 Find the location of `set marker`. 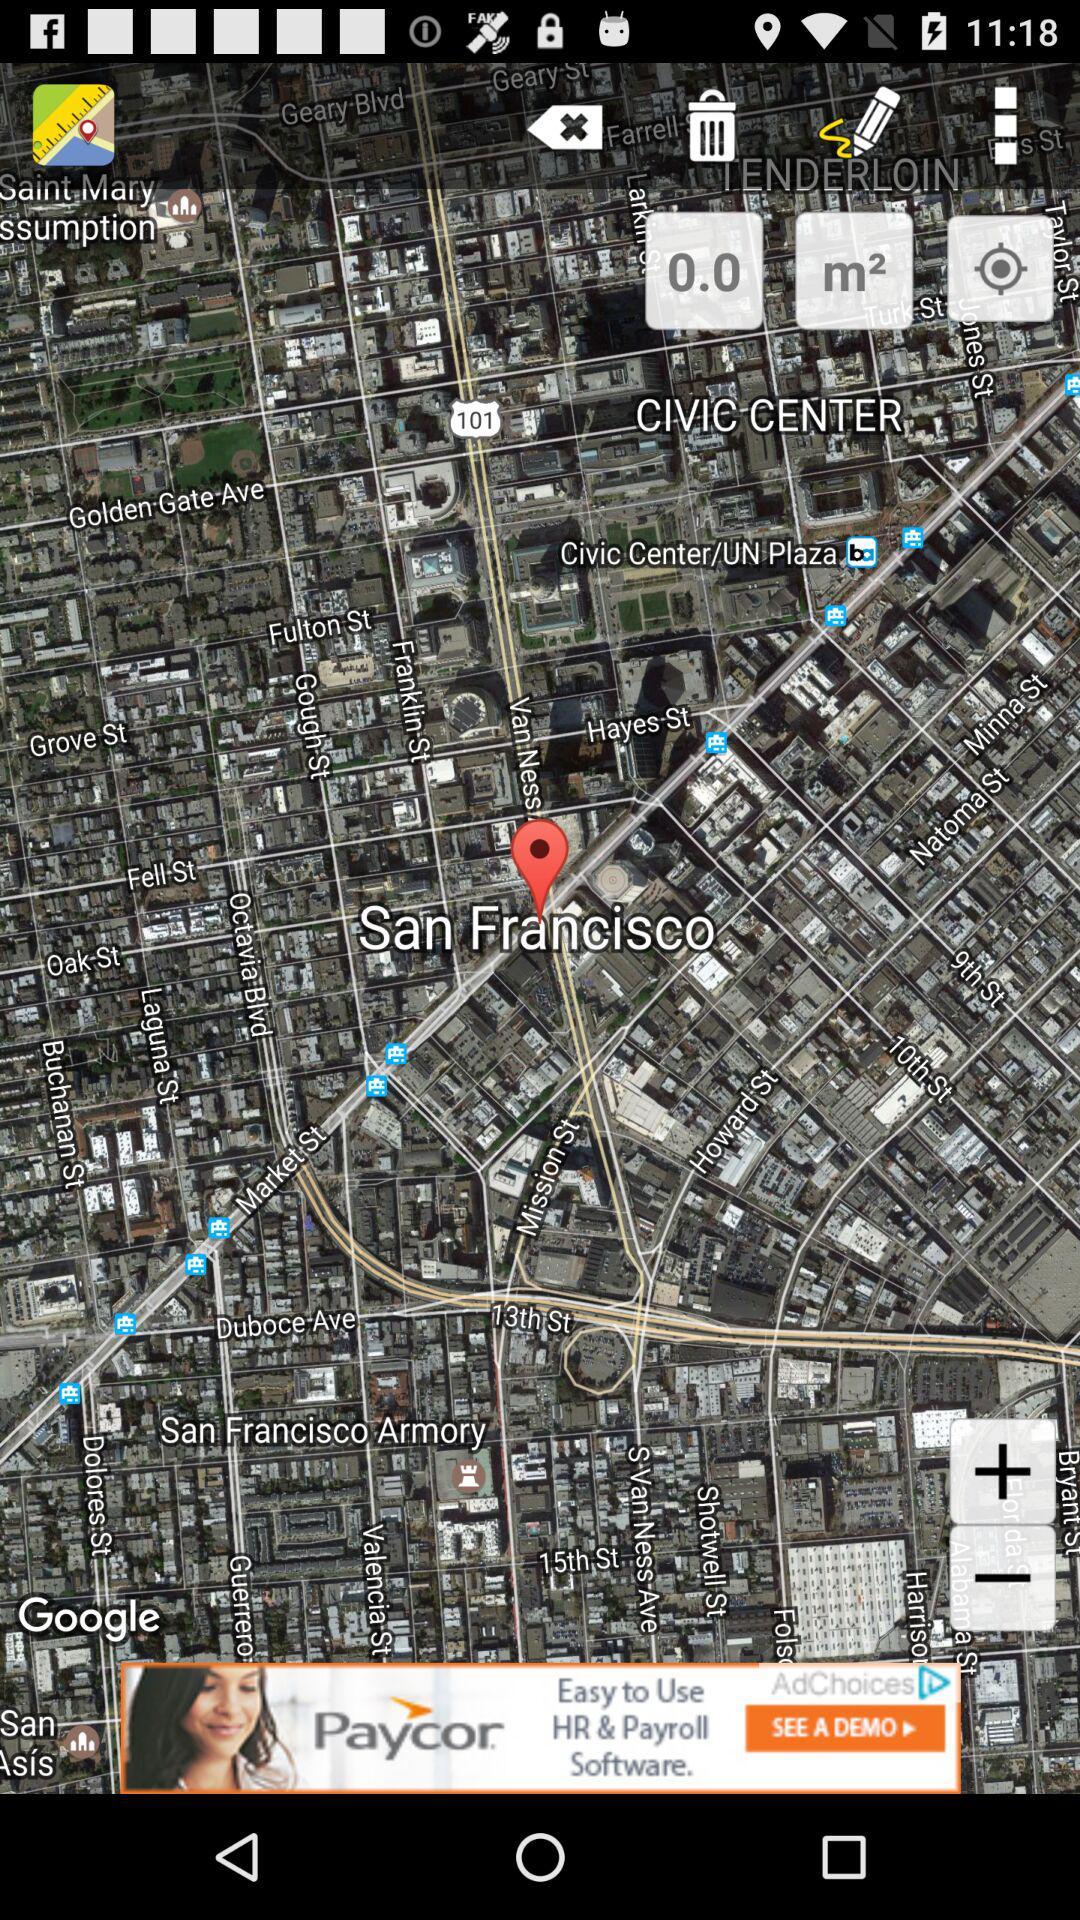

set marker is located at coordinates (1000, 267).